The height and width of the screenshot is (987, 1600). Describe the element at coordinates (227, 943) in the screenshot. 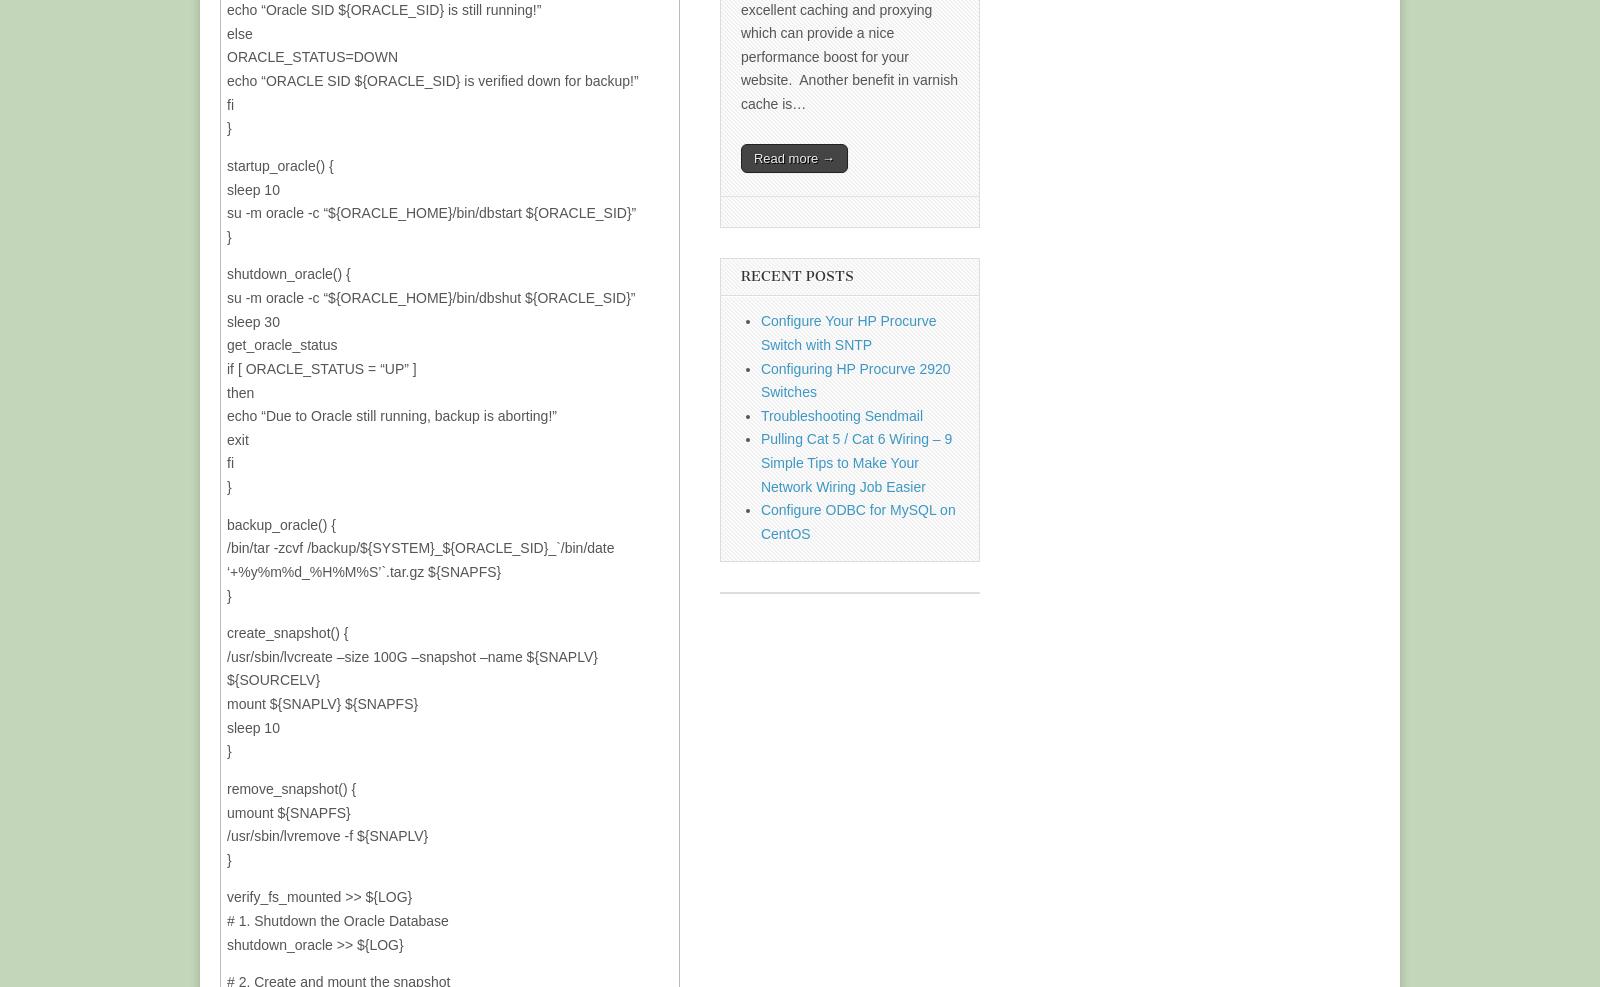

I see `'shutdown_oracle >> ${LOG}'` at that location.